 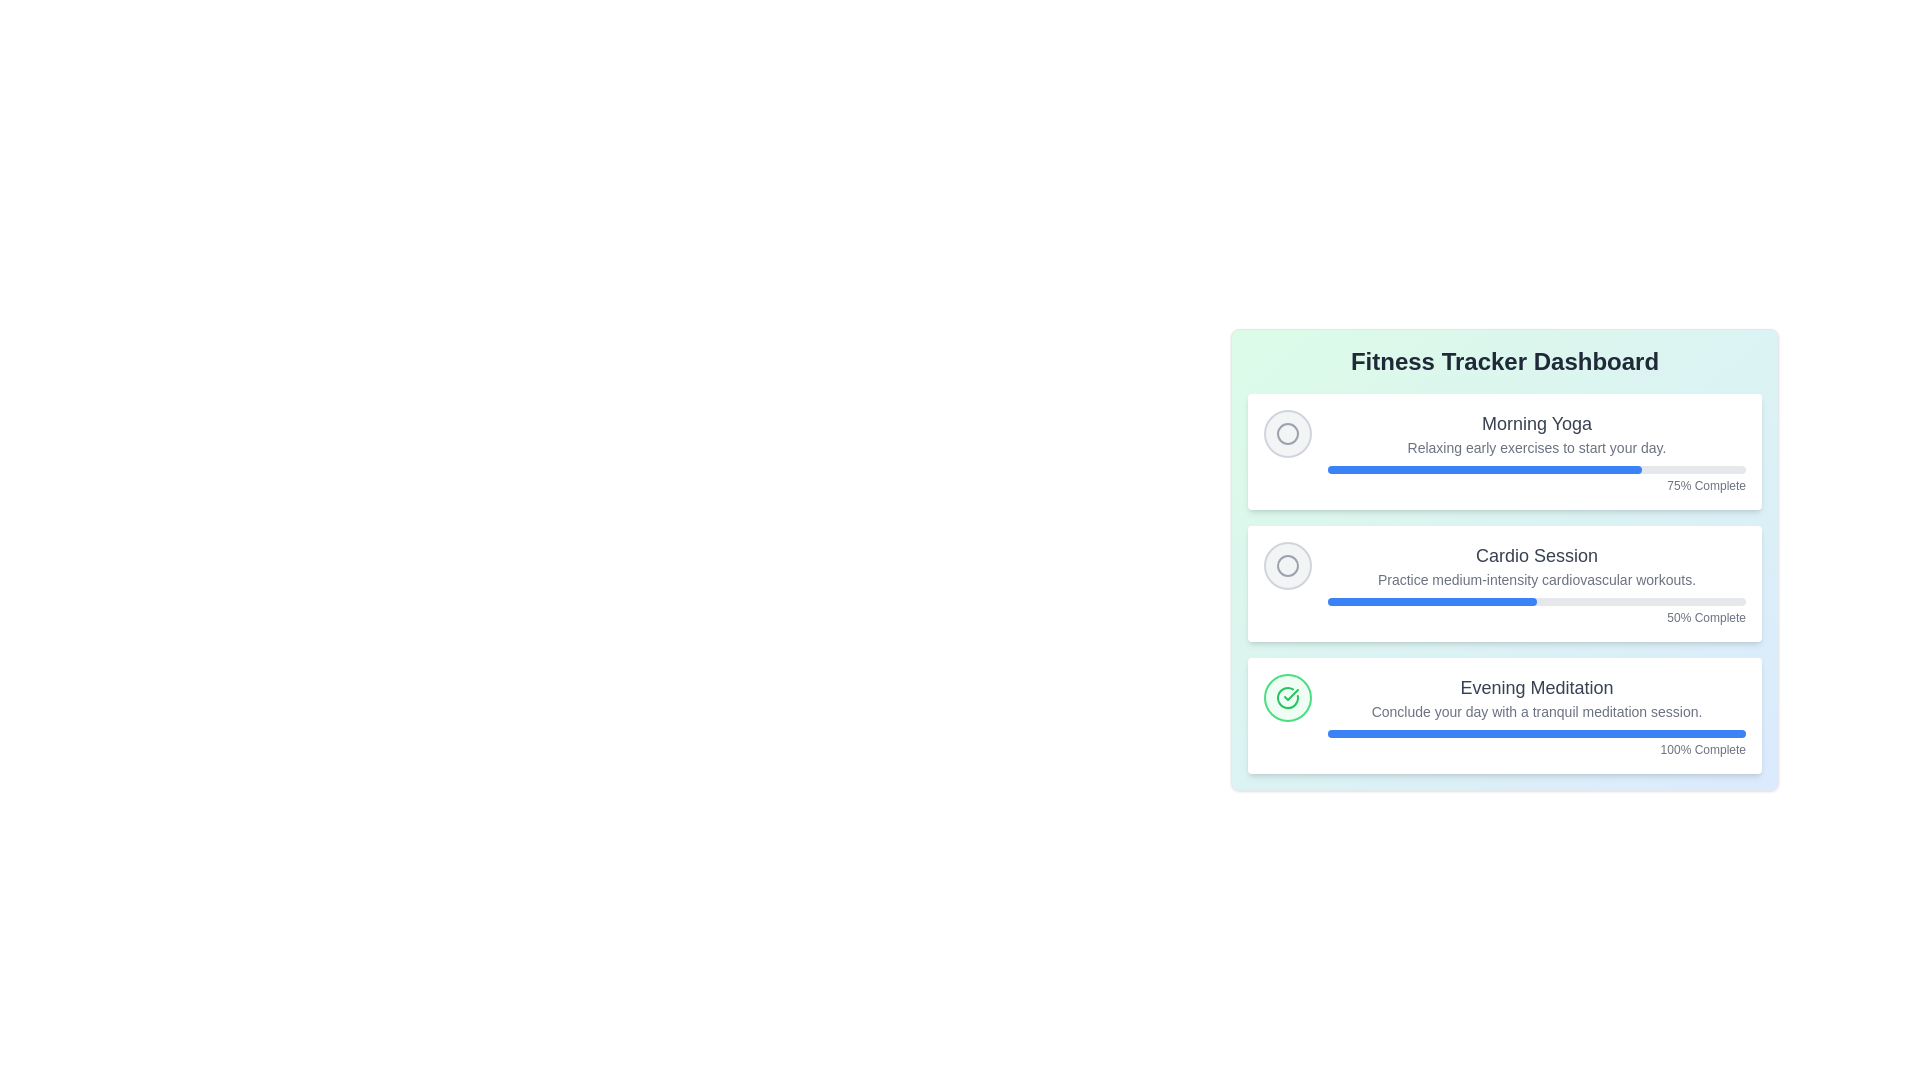 I want to click on the progress bar indicating 75% completion in the 'Morning Yoga' section of the fitness tracker dashboard, located below the descriptive text 'Relaxing early exercises to start your day.', so click(x=1535, y=470).